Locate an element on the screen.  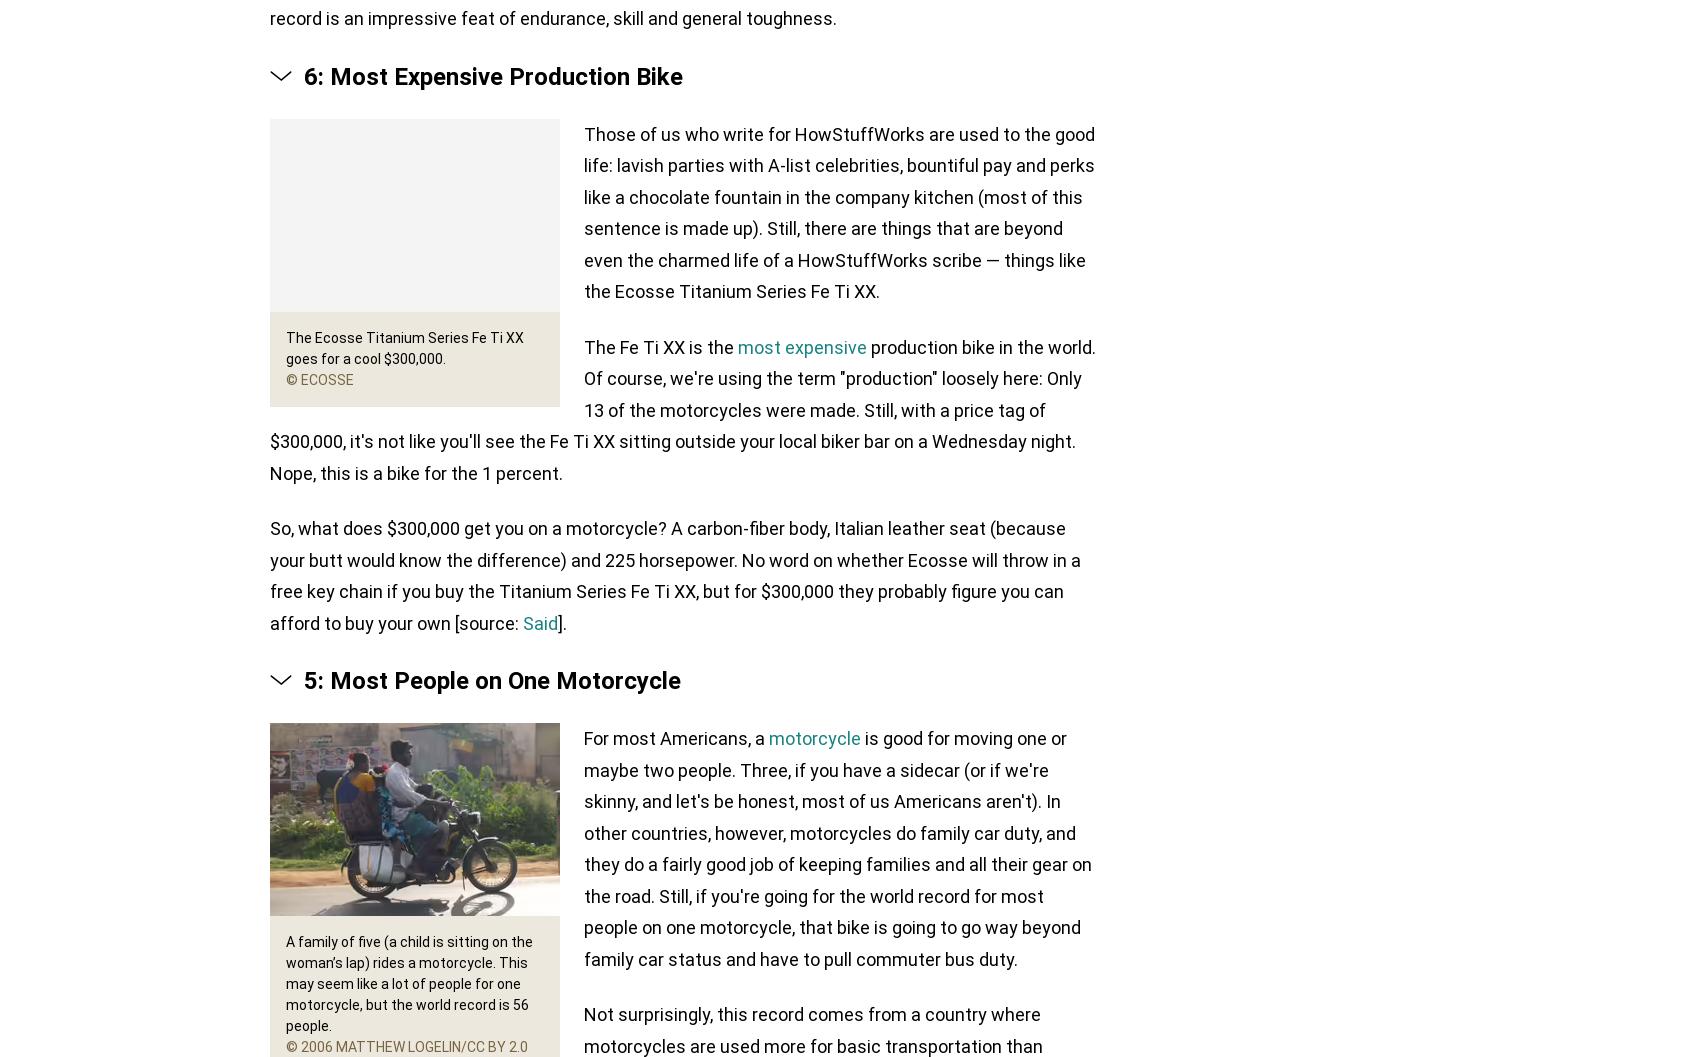
'For most Americans, a' is located at coordinates (676, 737).